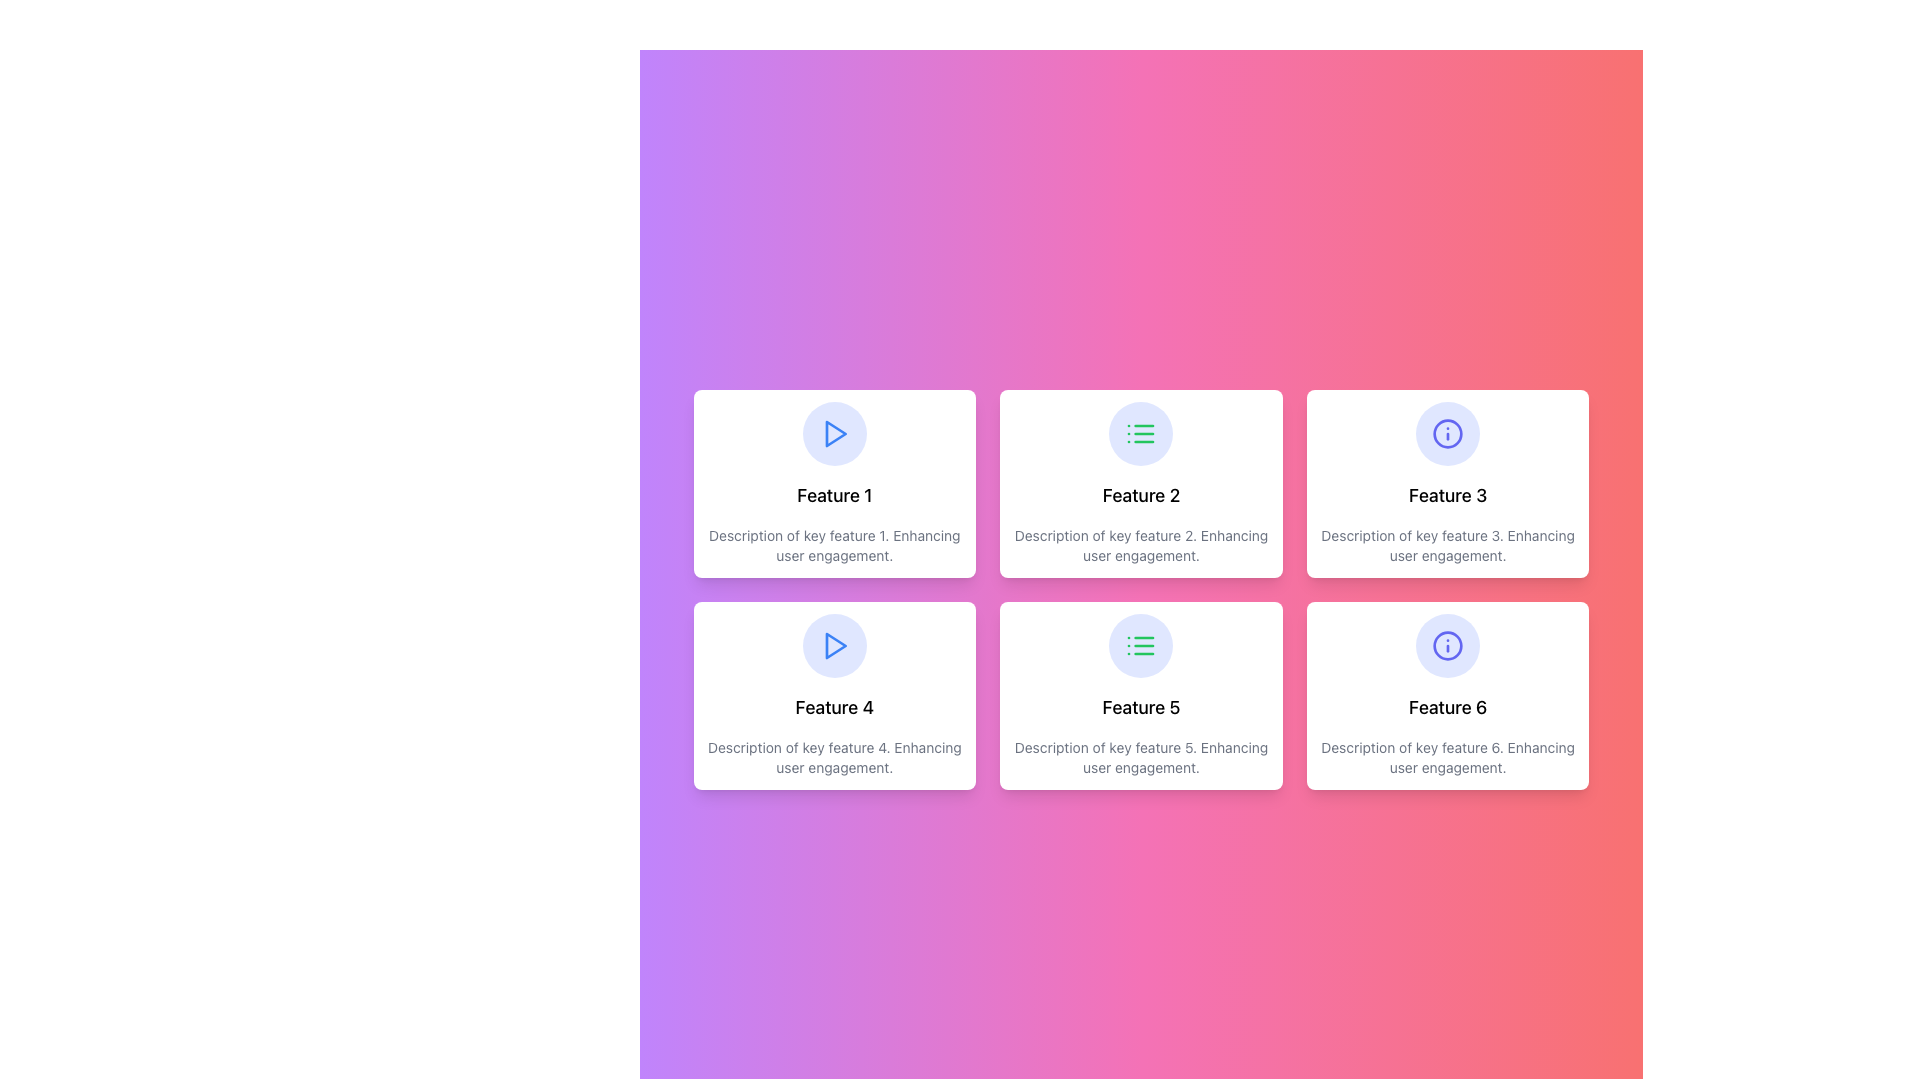  What do you see at coordinates (834, 694) in the screenshot?
I see `the first card in the second row of the three-column grid that describes 'Feature 4'` at bounding box center [834, 694].